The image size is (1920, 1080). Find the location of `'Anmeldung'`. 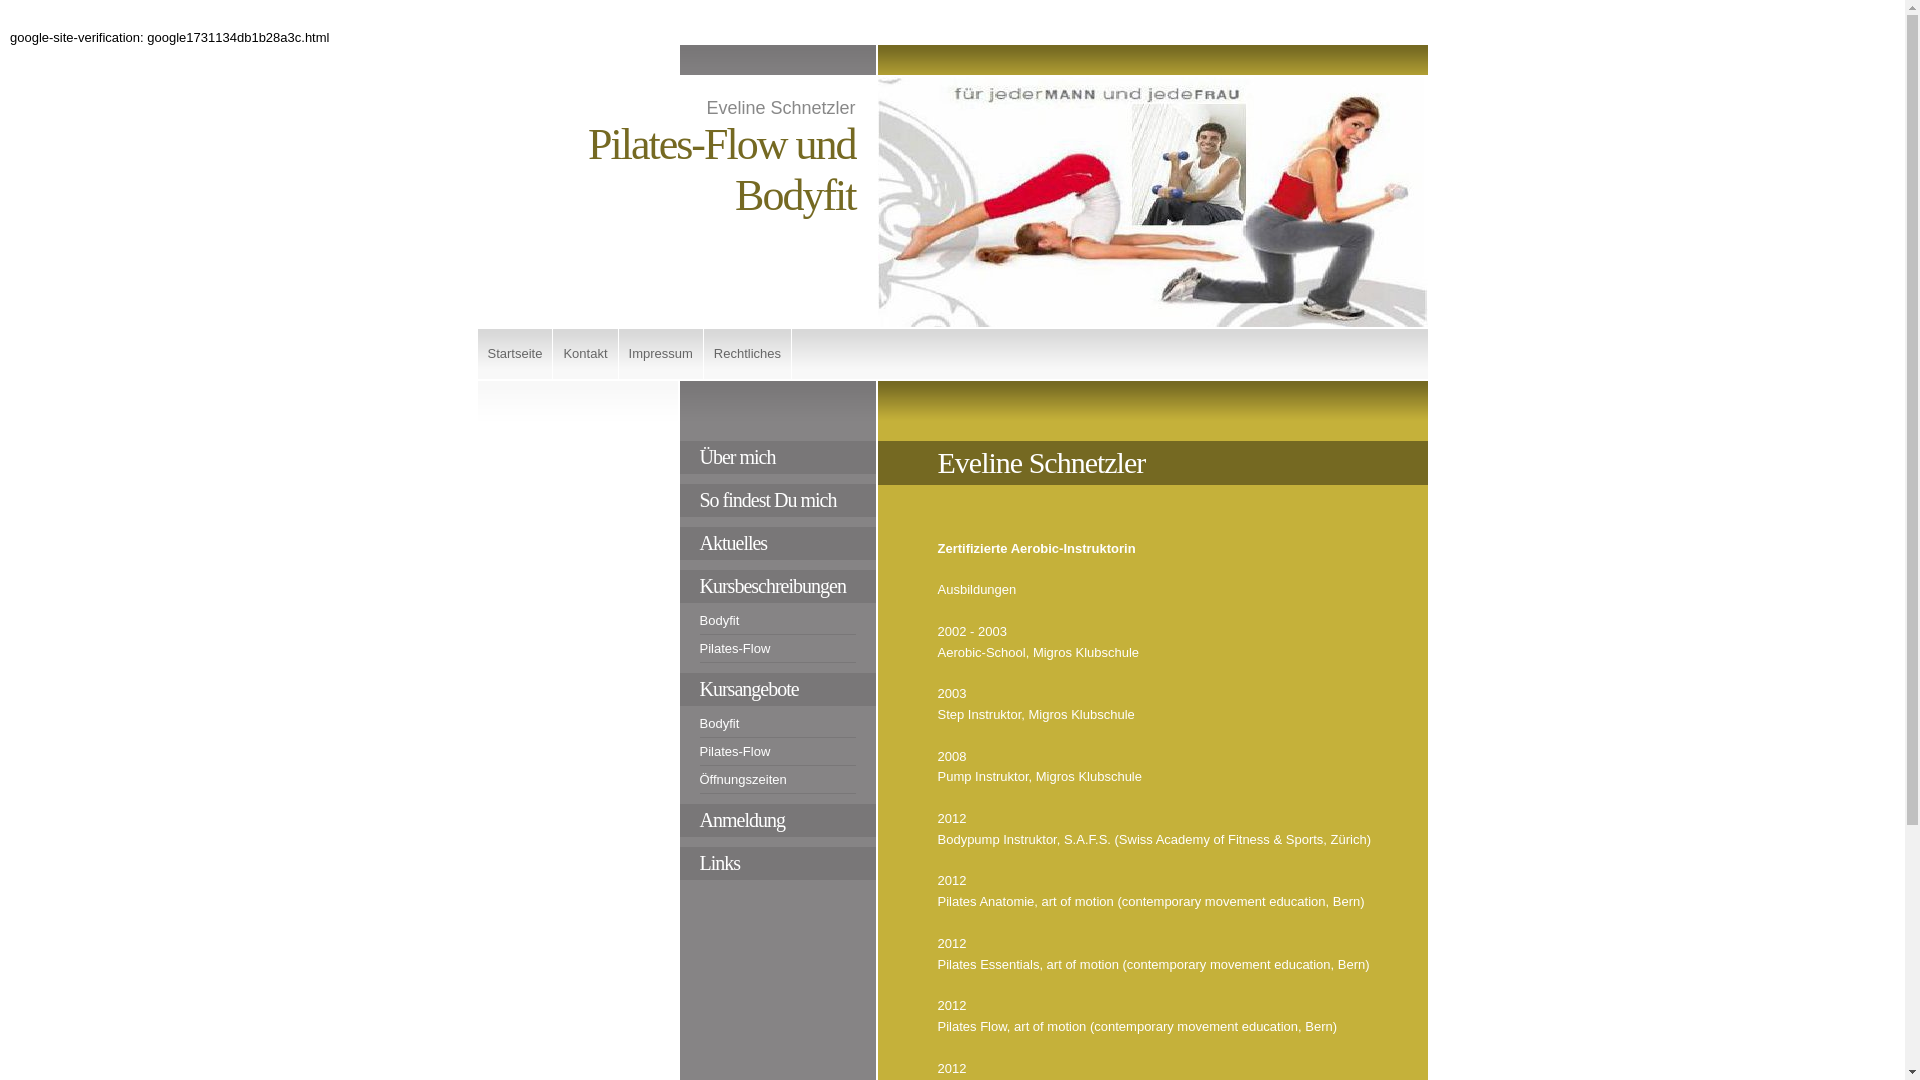

'Anmeldung' is located at coordinates (776, 820).